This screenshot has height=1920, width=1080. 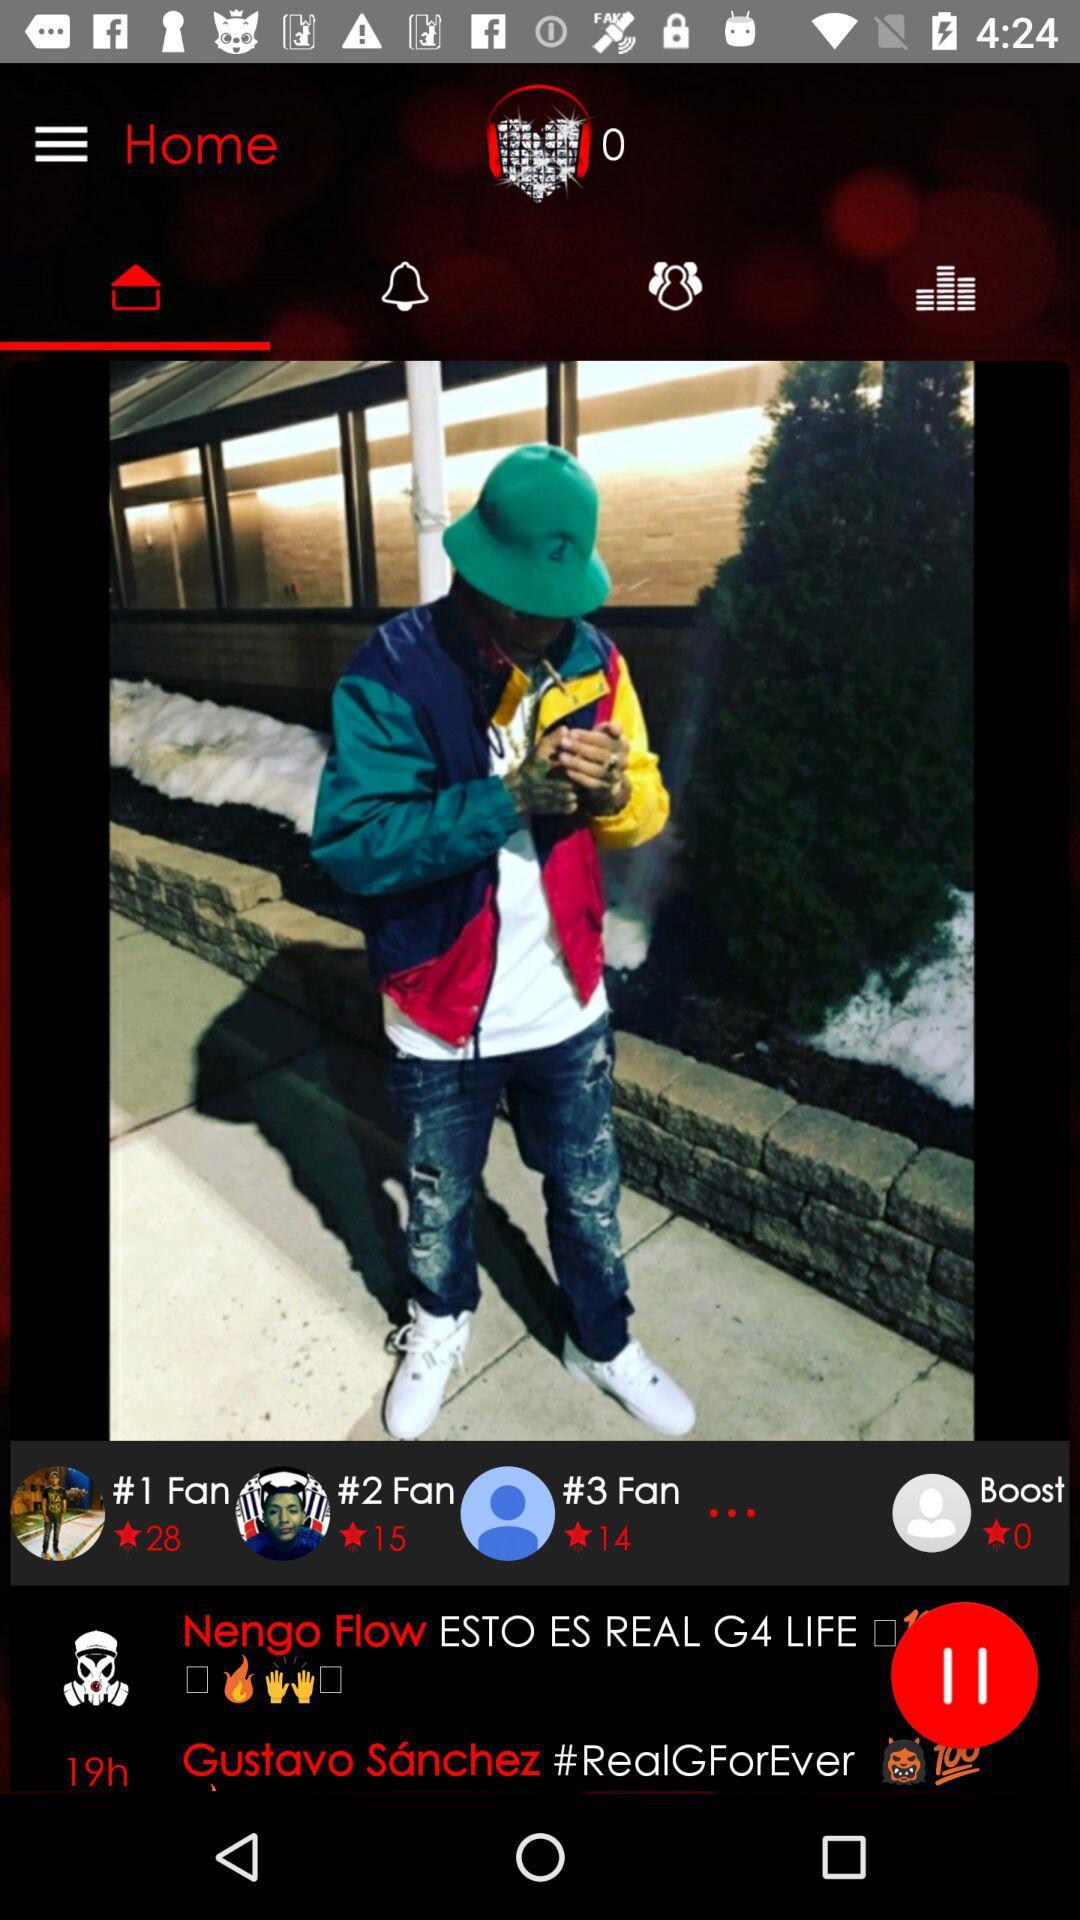 I want to click on the pause icon, so click(x=963, y=1675).